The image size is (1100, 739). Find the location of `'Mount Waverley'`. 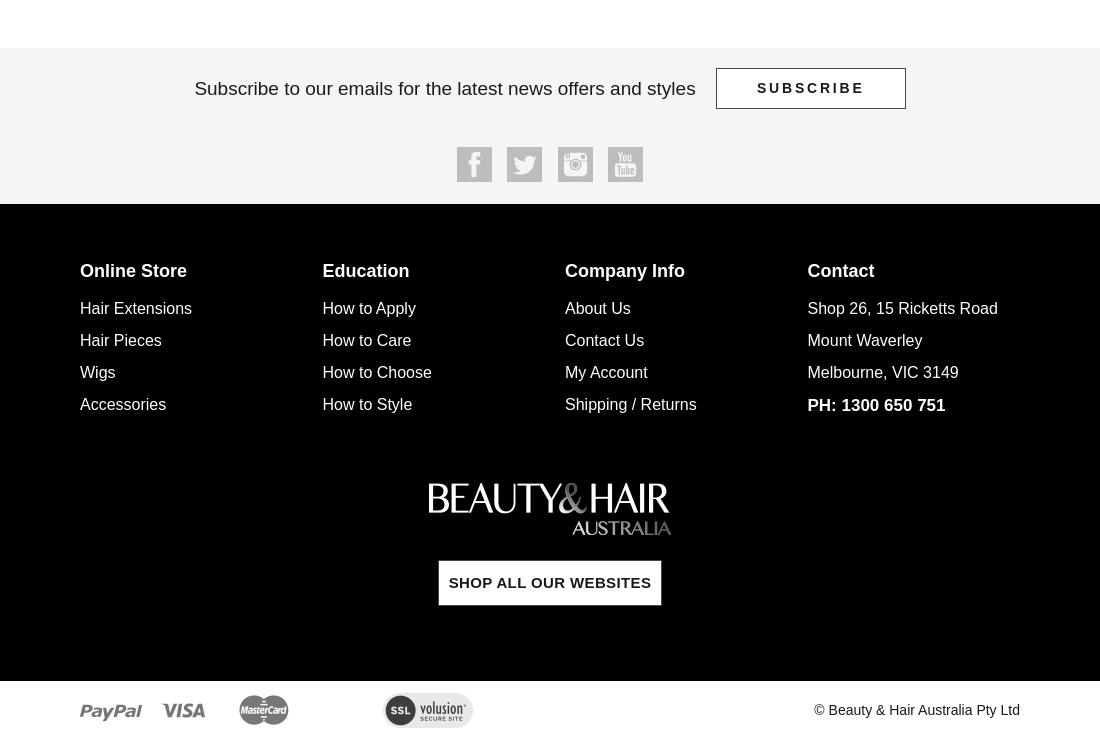

'Mount Waverley' is located at coordinates (863, 338).